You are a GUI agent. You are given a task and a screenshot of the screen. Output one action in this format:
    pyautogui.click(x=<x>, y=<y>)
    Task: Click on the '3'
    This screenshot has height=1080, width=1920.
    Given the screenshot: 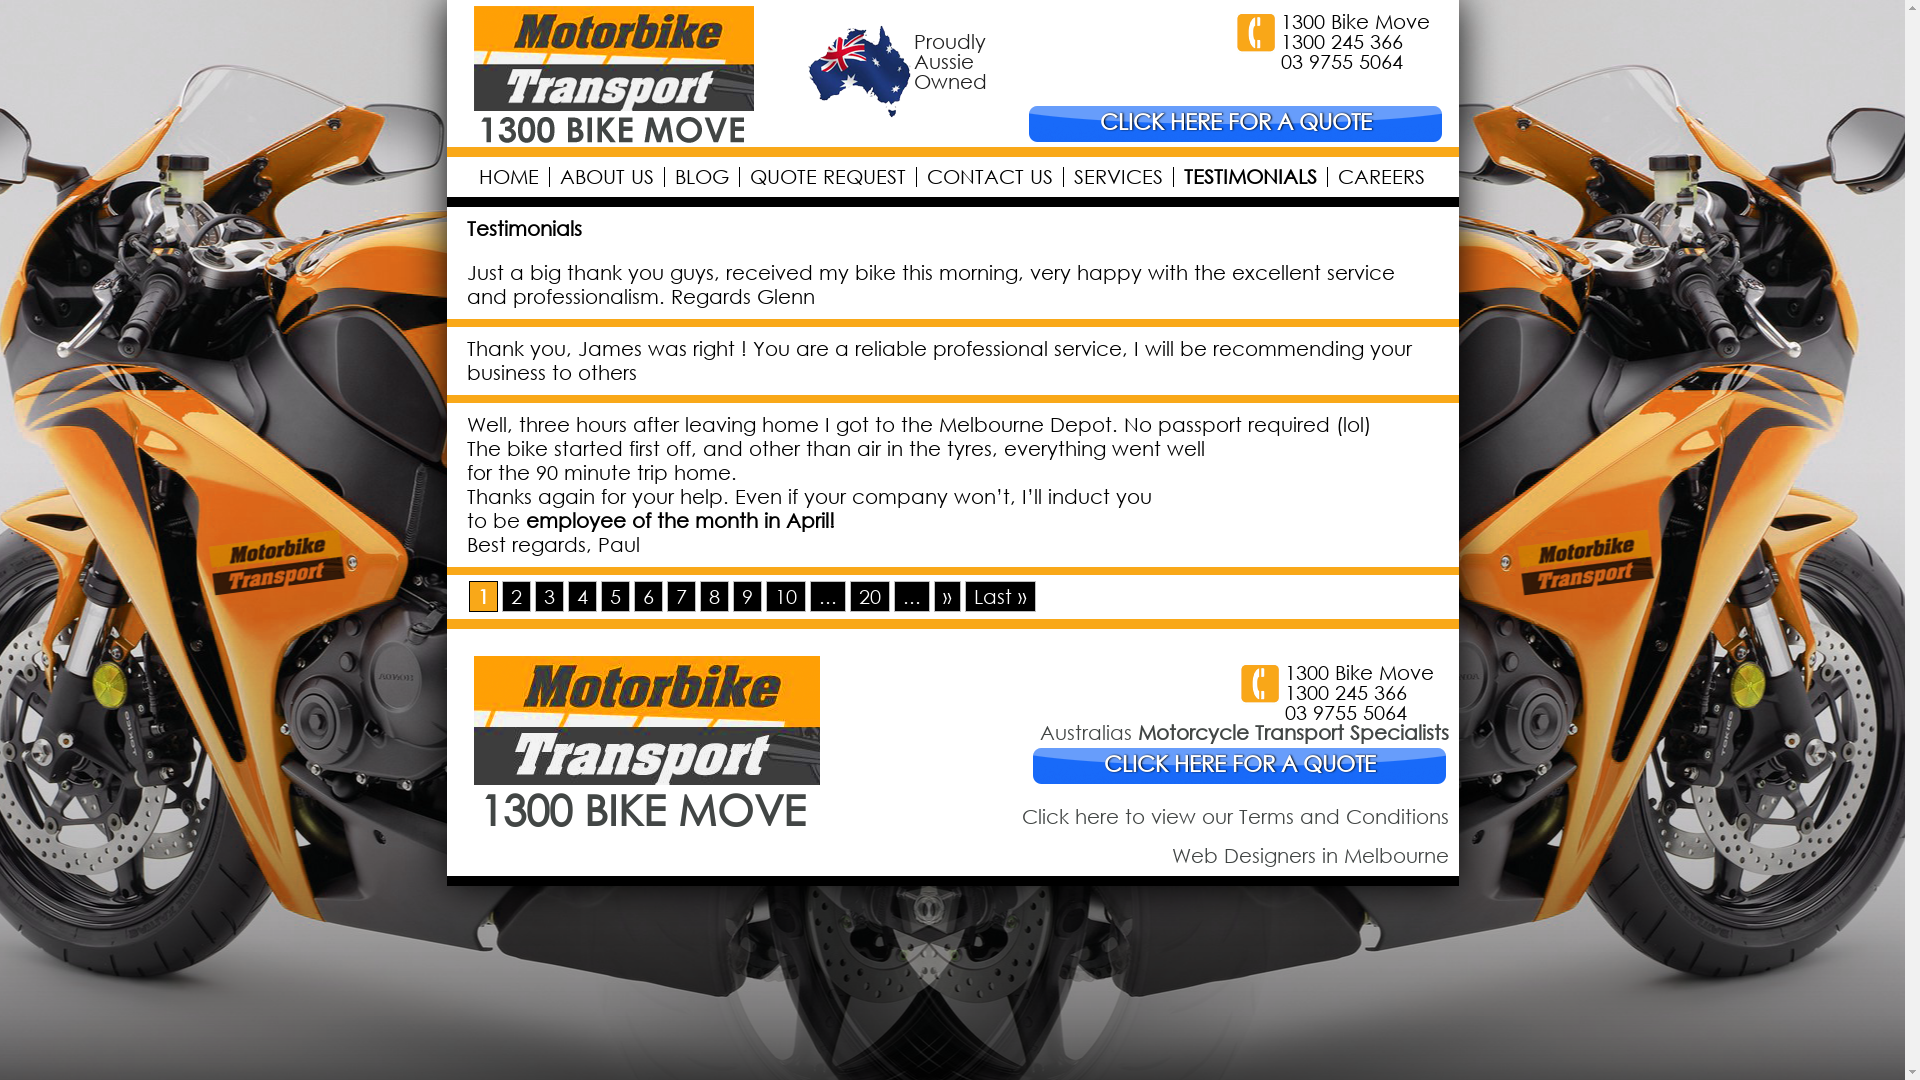 What is the action you would take?
    pyautogui.click(x=548, y=595)
    